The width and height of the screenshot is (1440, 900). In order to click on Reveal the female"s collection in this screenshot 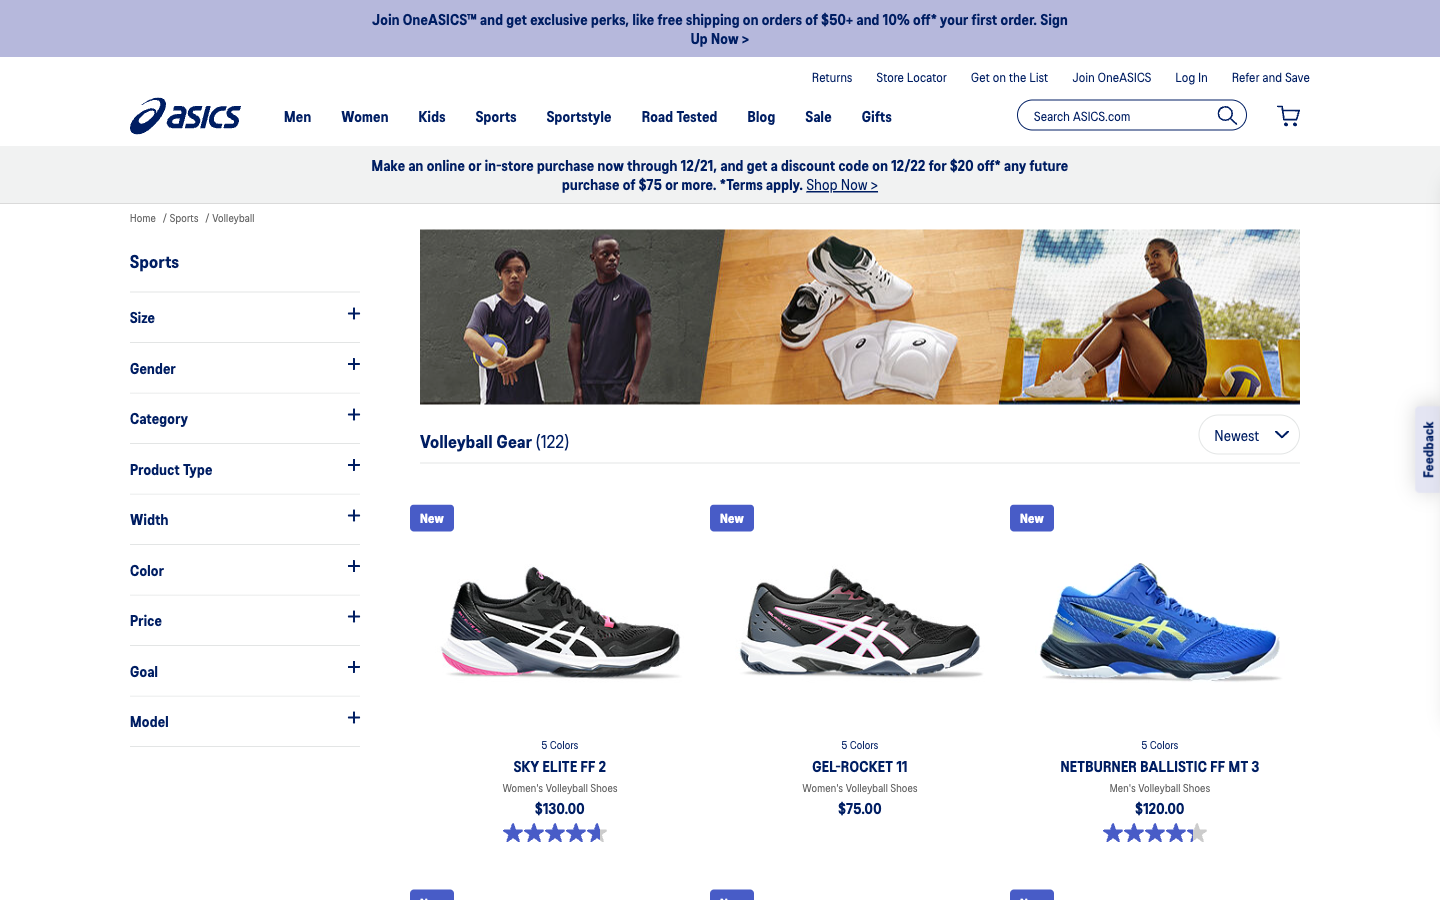, I will do `click(243, 367)`.